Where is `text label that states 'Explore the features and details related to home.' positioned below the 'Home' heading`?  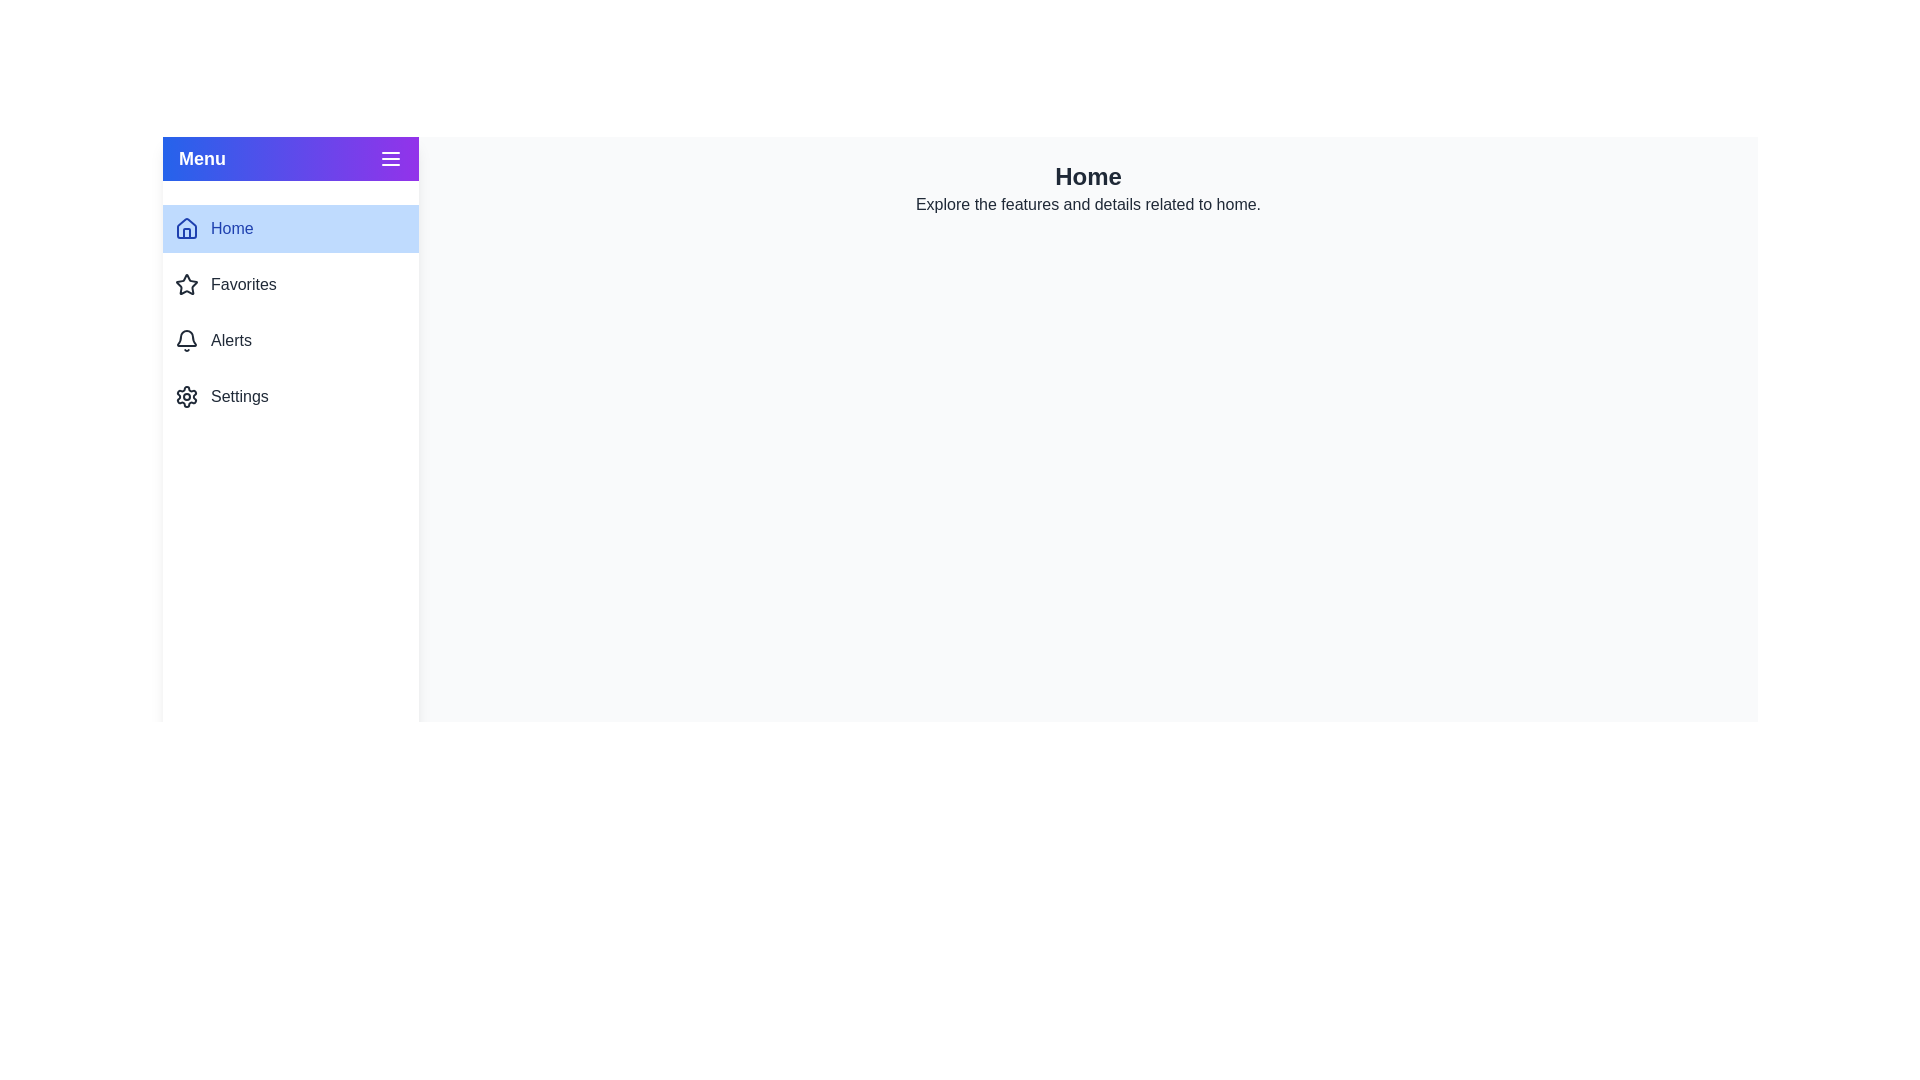
text label that states 'Explore the features and details related to home.' positioned below the 'Home' heading is located at coordinates (1087, 204).